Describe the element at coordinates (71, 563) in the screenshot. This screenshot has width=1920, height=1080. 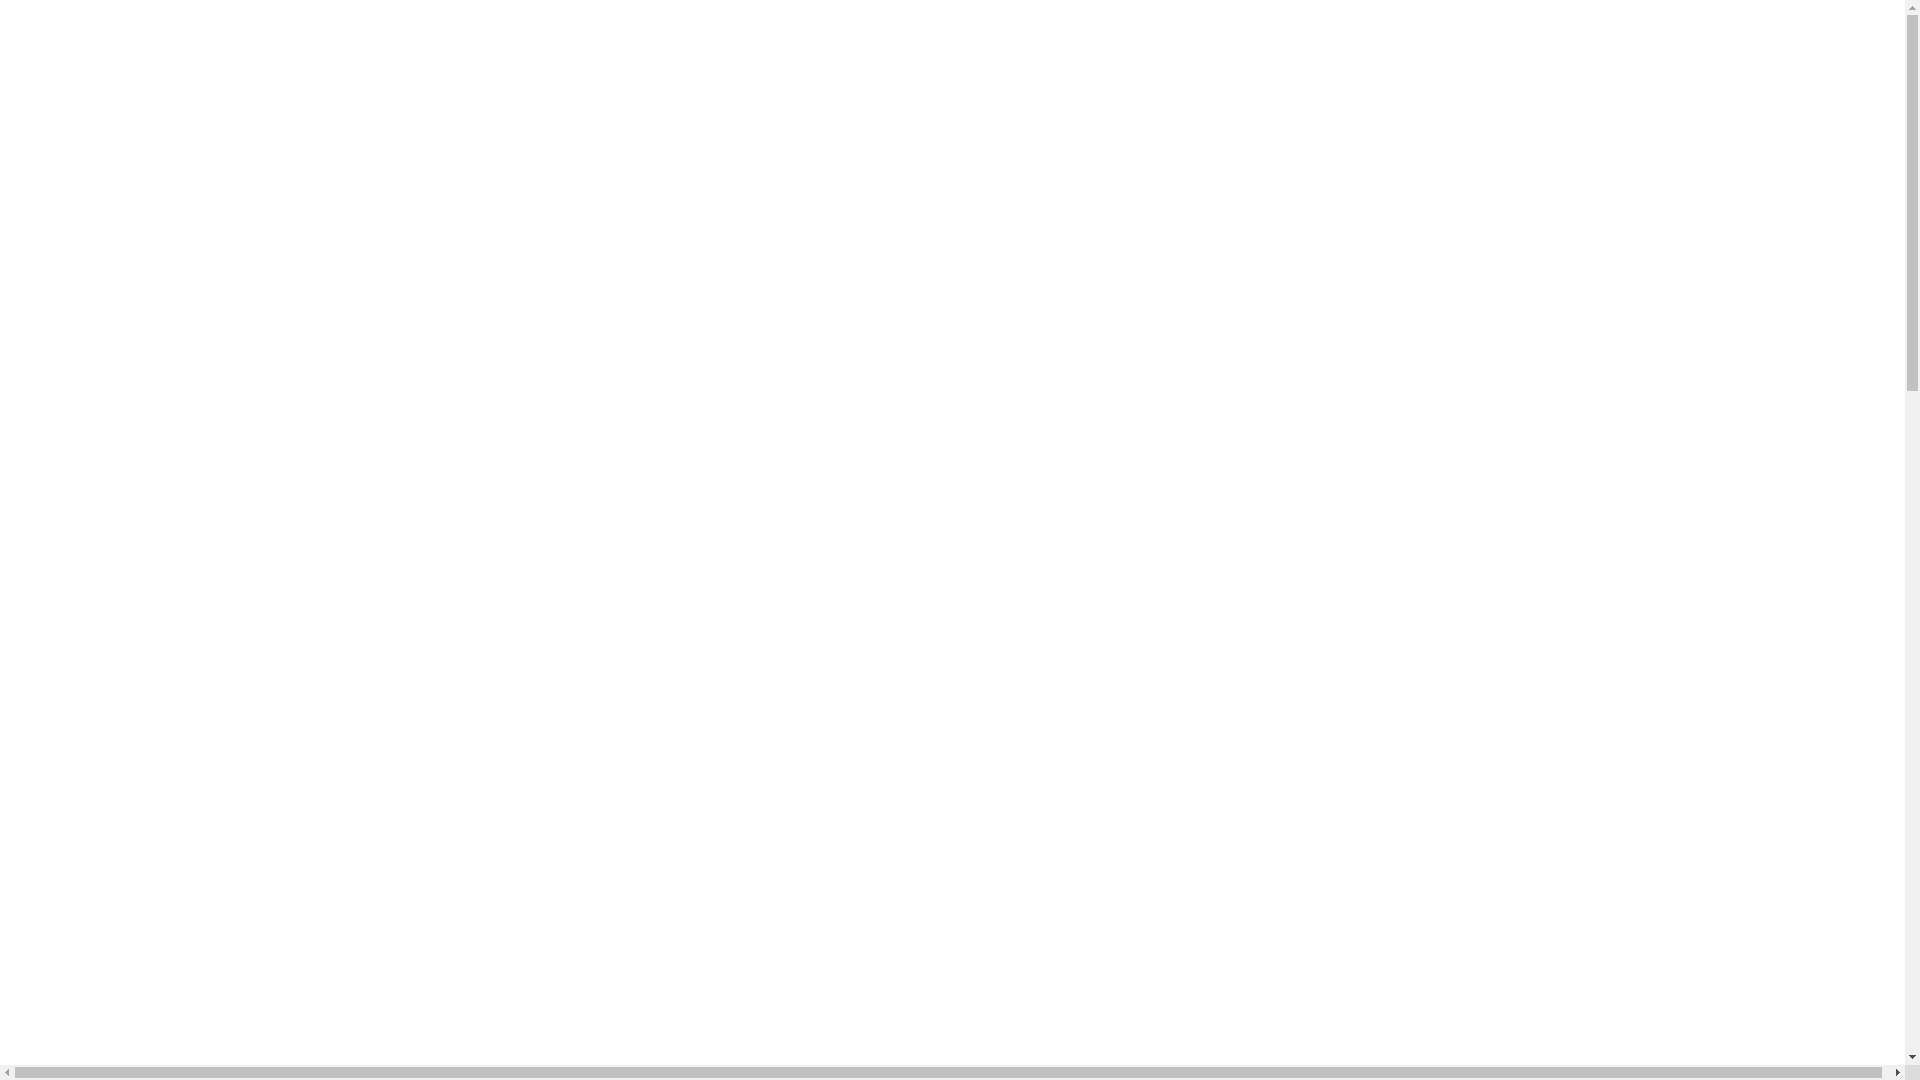
I see `'STORY'` at that location.